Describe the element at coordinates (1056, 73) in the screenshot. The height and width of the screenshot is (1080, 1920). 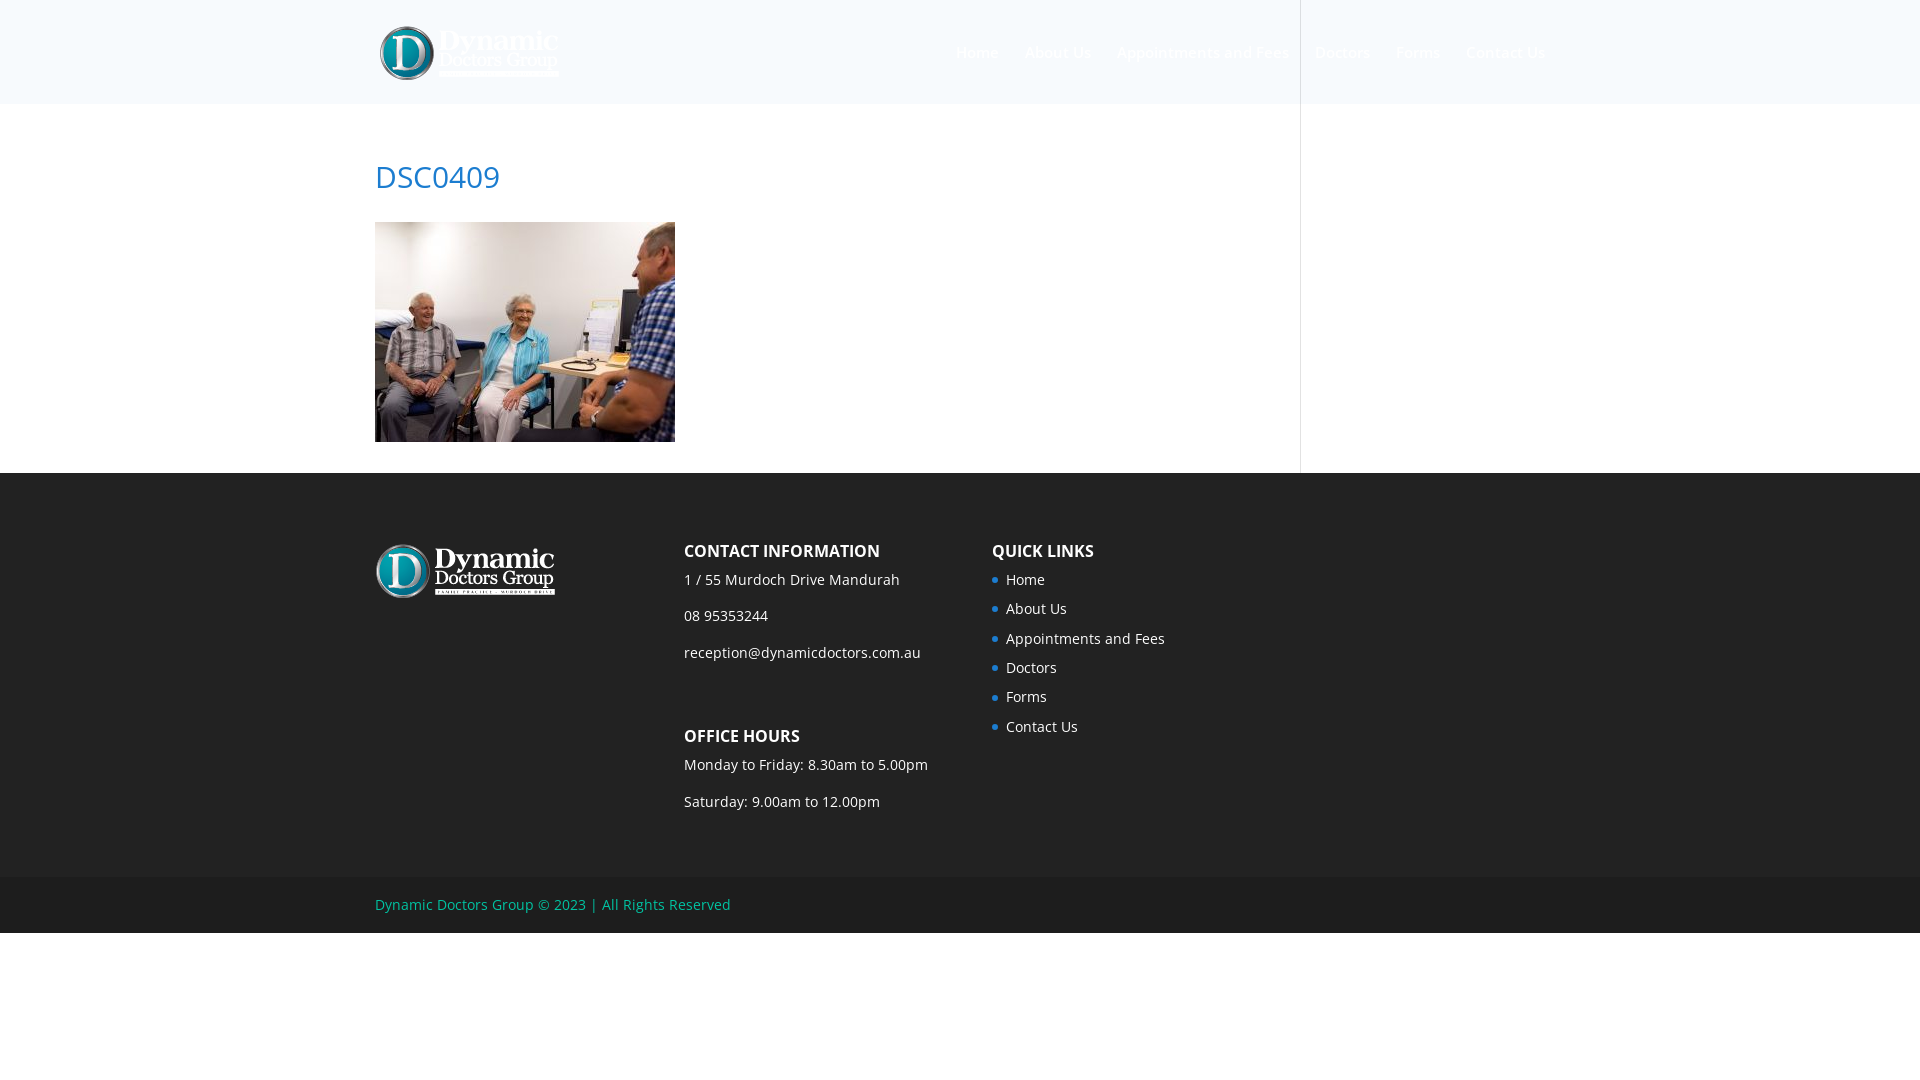
I see `'About Us'` at that location.